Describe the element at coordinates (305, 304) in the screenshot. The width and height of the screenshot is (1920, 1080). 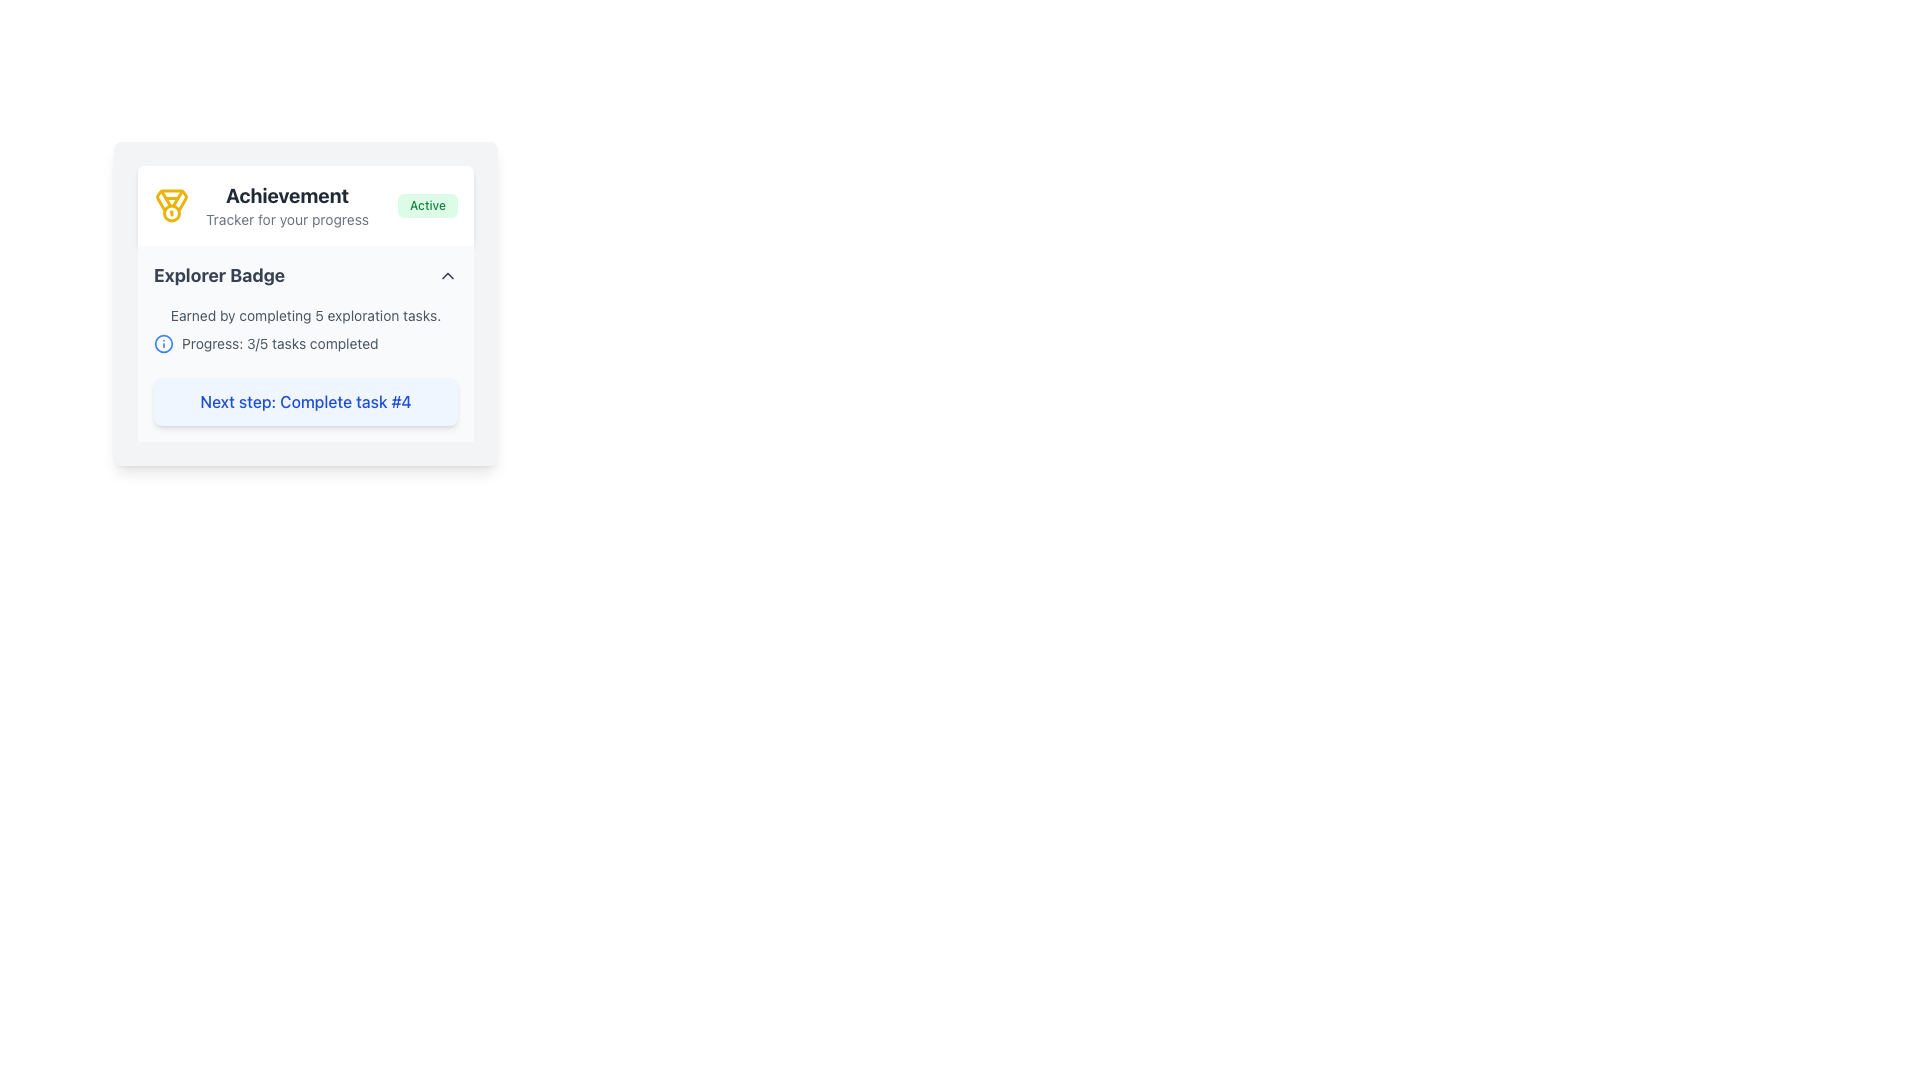
I see `the achievement tracker card located within a vertical card structure, which has a light gray background and shadow effect, to get details` at that location.